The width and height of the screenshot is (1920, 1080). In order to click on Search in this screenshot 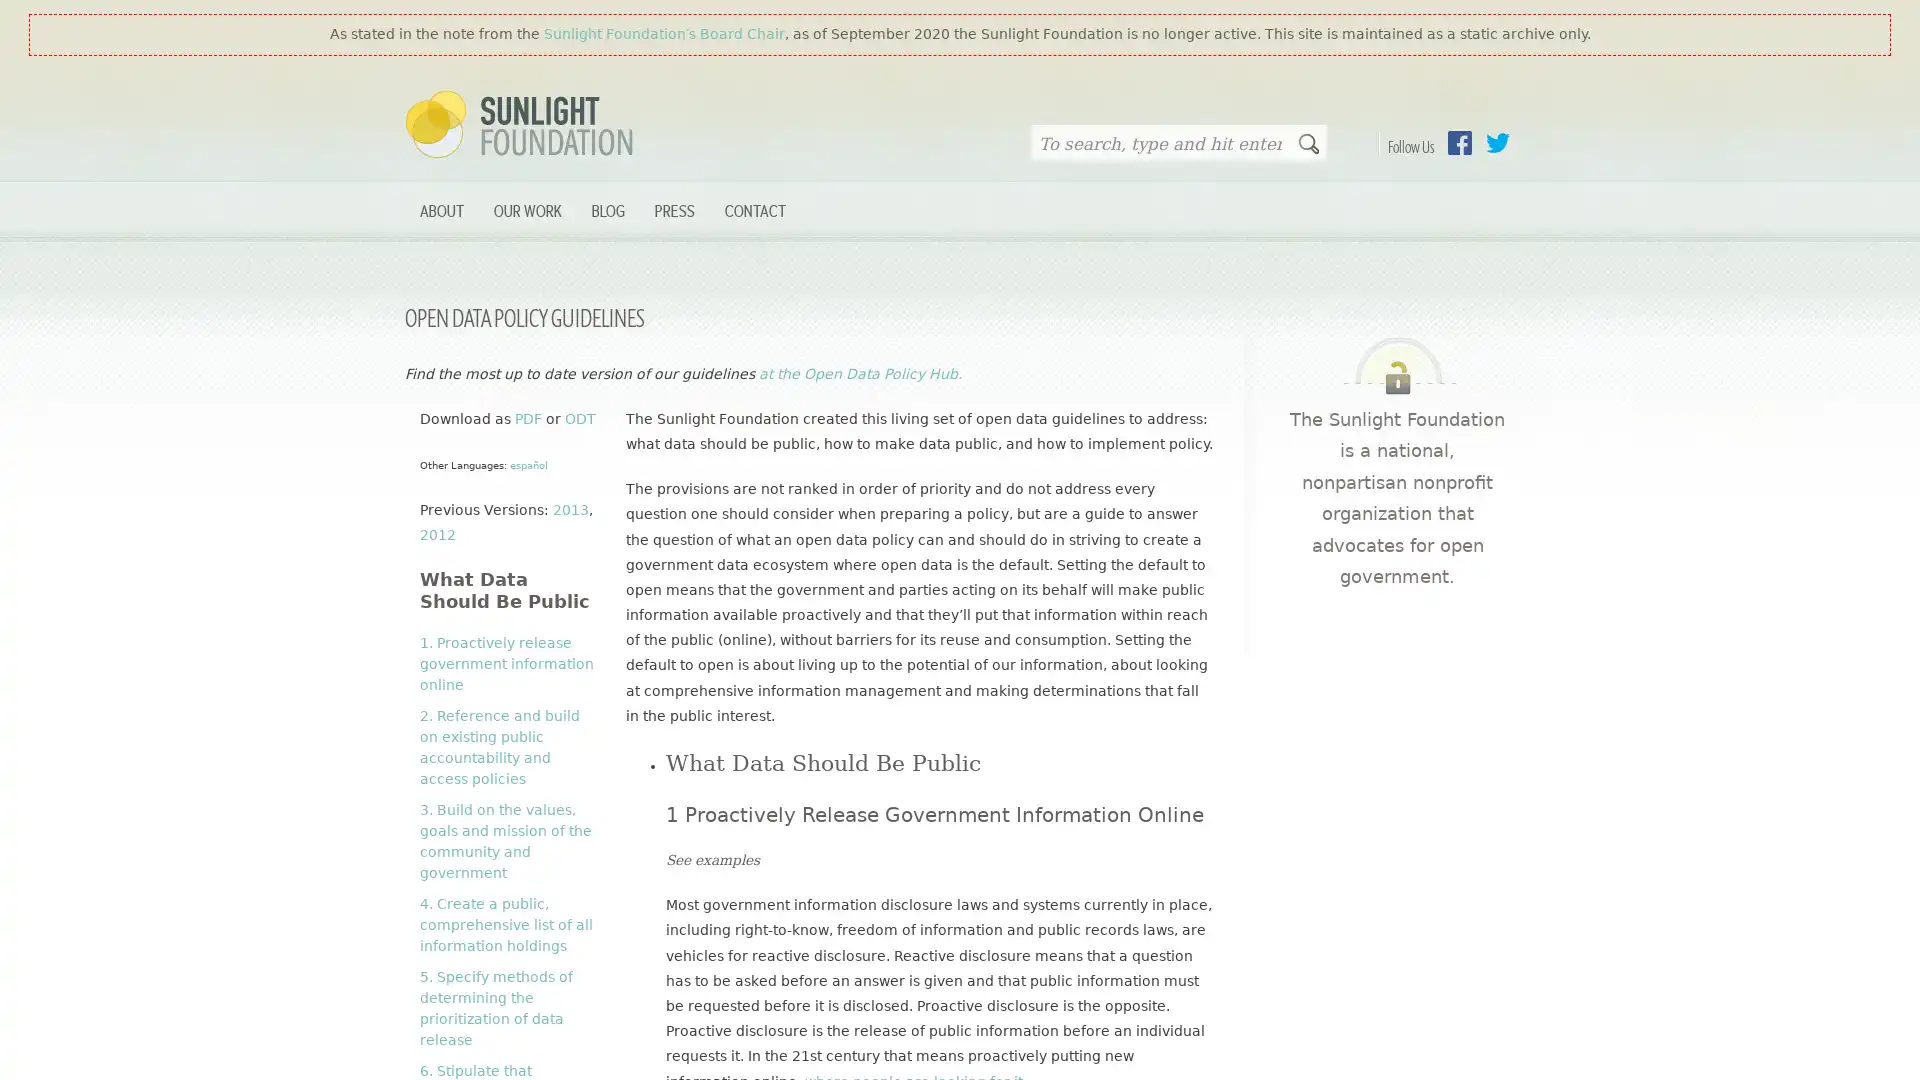, I will do `click(1307, 144)`.